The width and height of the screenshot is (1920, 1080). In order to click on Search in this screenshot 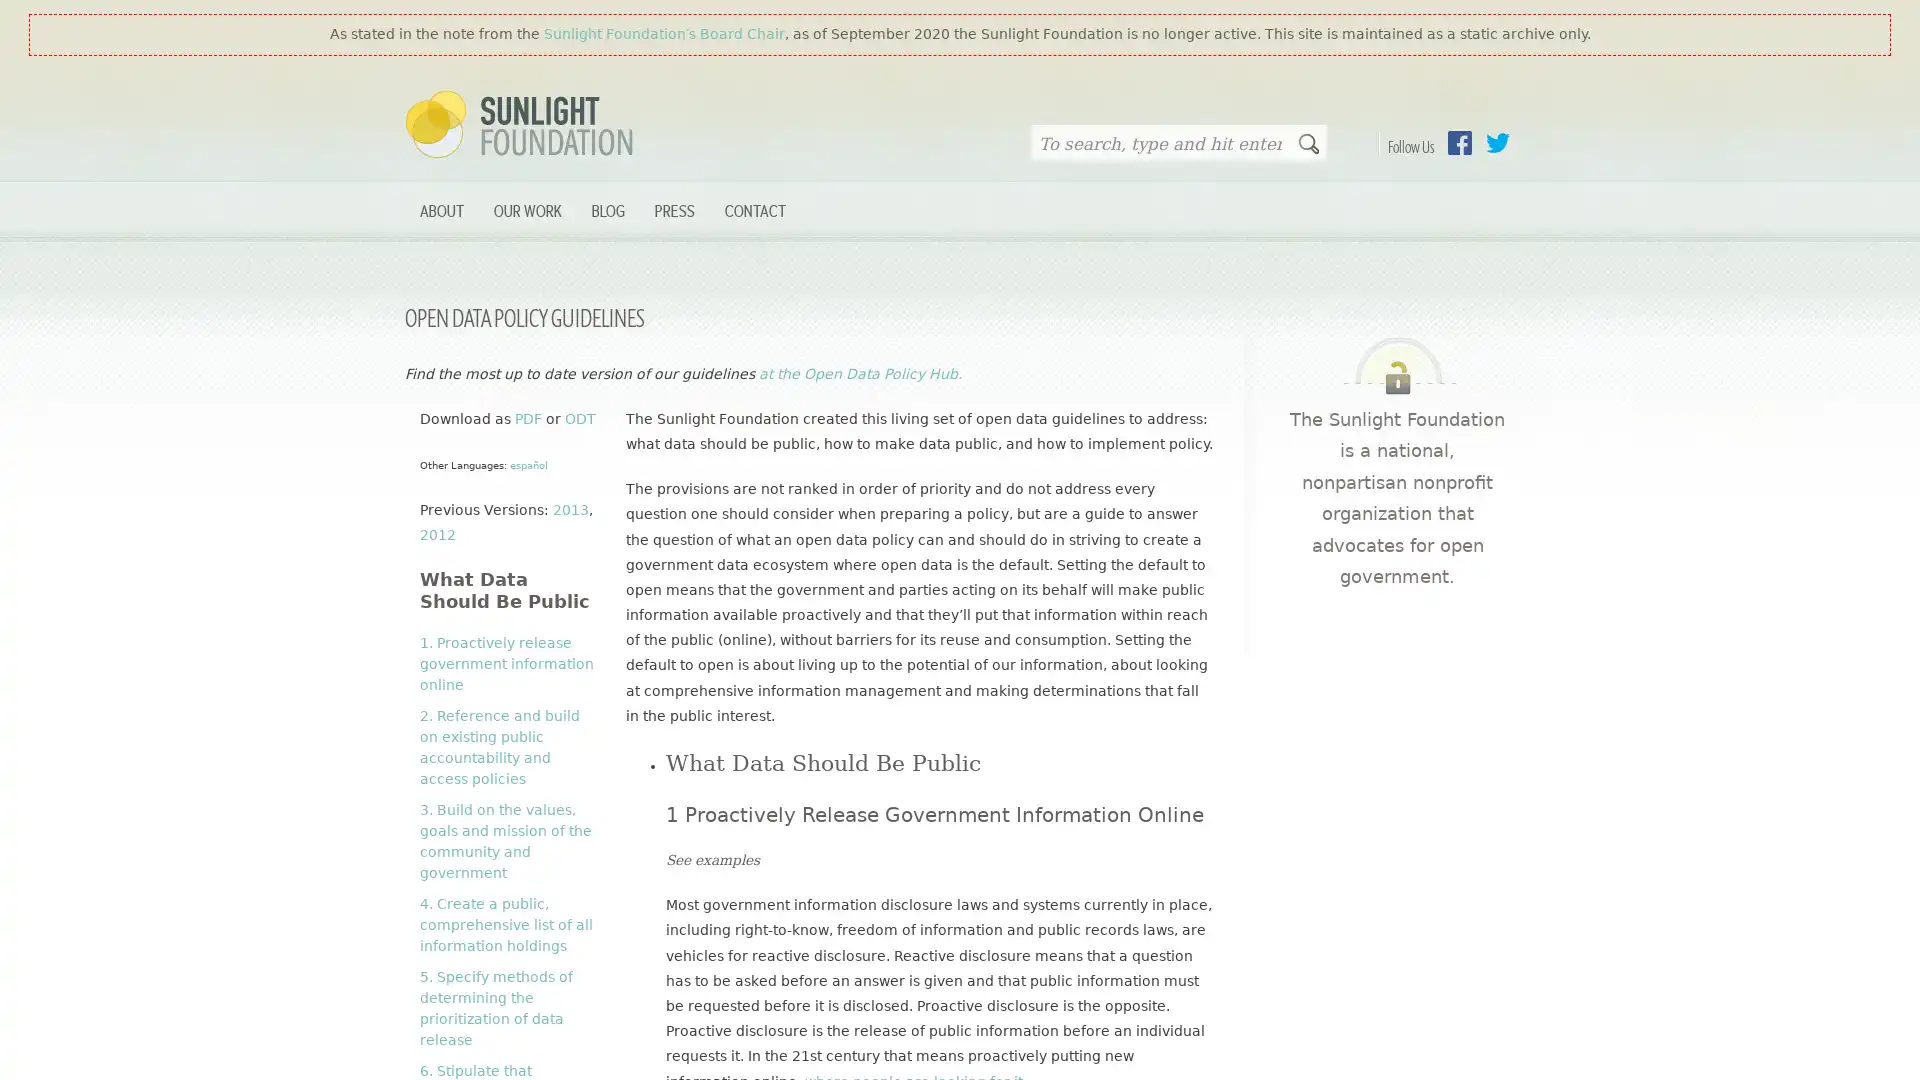, I will do `click(1307, 144)`.